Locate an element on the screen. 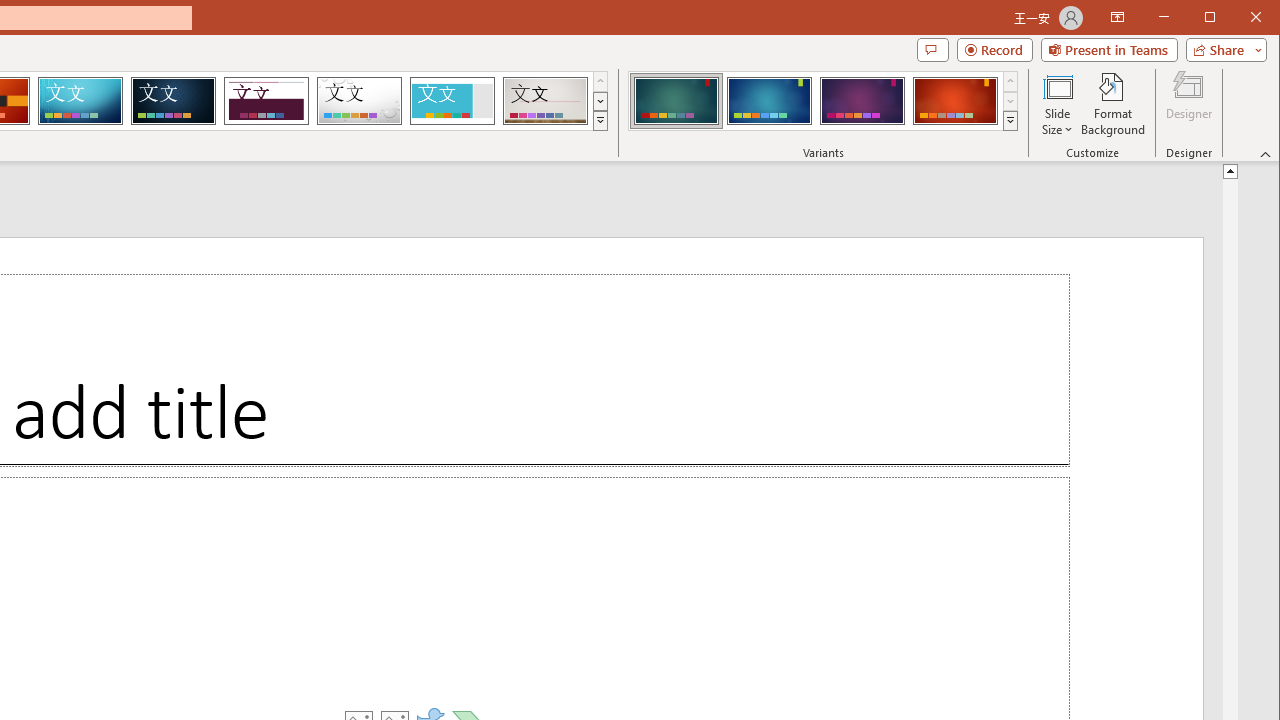 This screenshot has width=1280, height=720. 'Damask' is located at coordinates (173, 100).